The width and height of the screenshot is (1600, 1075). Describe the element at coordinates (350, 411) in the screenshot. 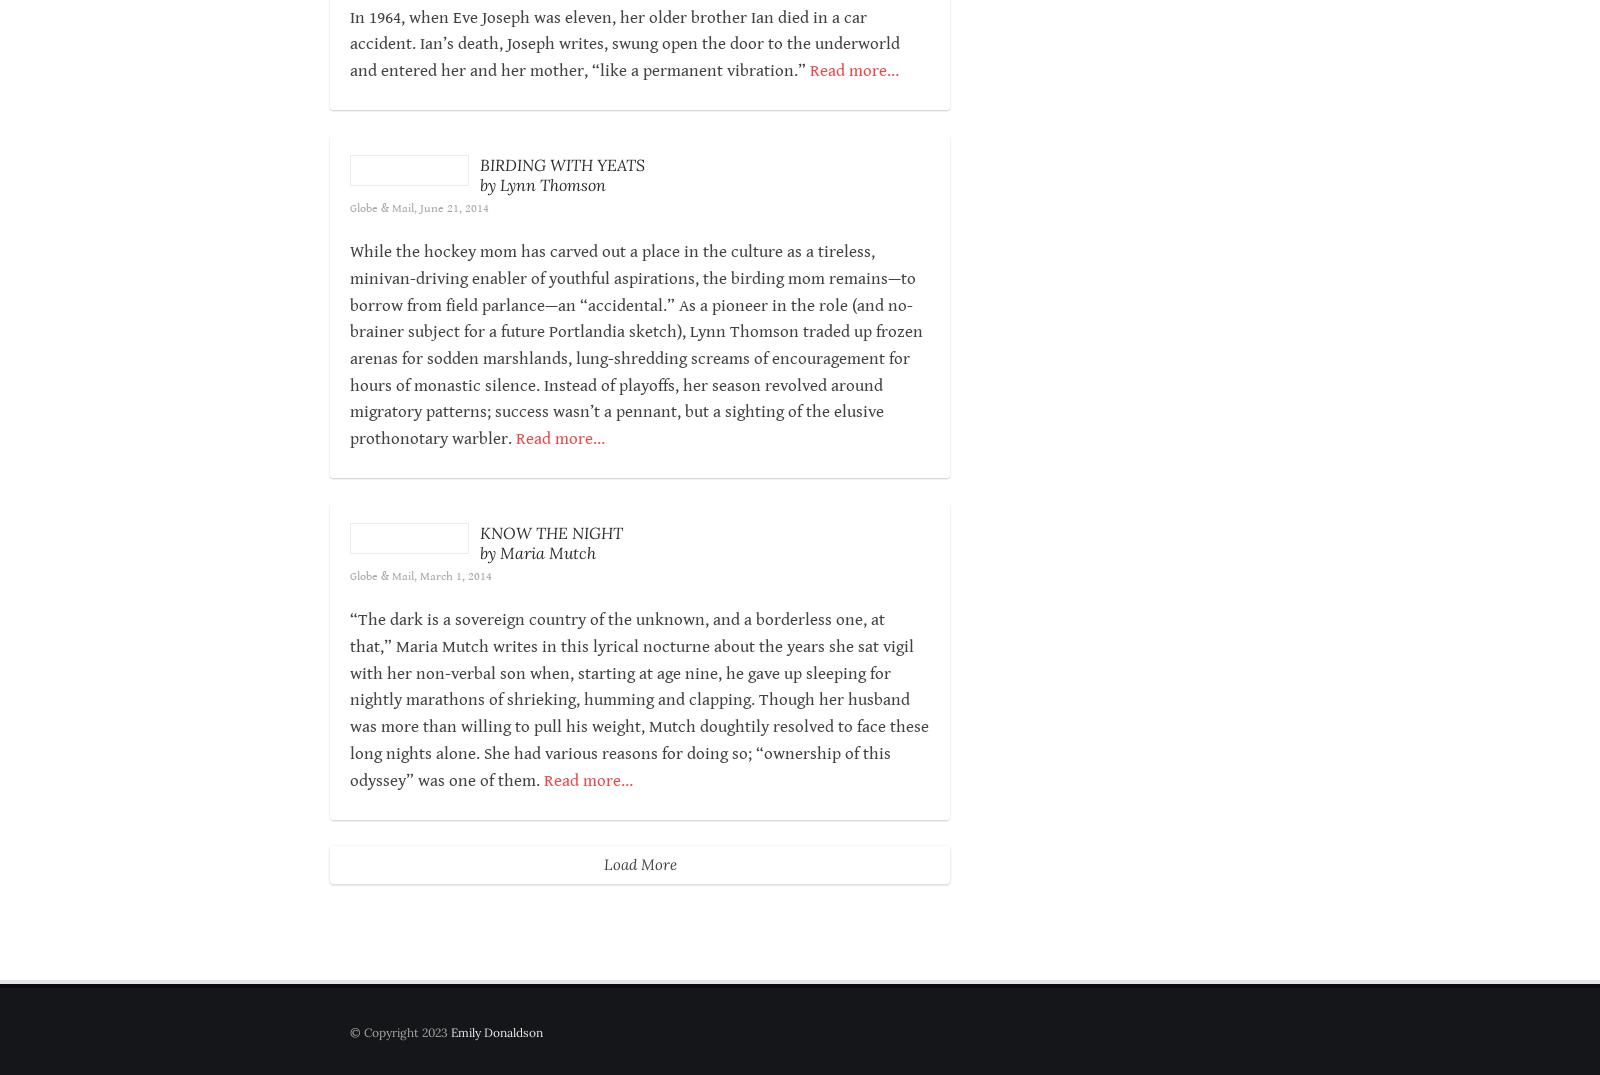

I see `'While the hockey mom has carved out a place in the culture as a tireless, minivan-driving enabler of youthful aspirations, the birding mom remains—to borrow from field parlance—an “accidental.” As a pioneer in the role (and no-brainer subject for a future Portlandia sketch), Lynn Thomson traded up frozen arenas for sodden marshlands, lung-shredding screams of encouragement for hours of monastic silence. Instead of playoffs, her season revolved around migratory patterns; success wasn’t a pennant, but a sighting of the elusive prothonotary warbler.'` at that location.